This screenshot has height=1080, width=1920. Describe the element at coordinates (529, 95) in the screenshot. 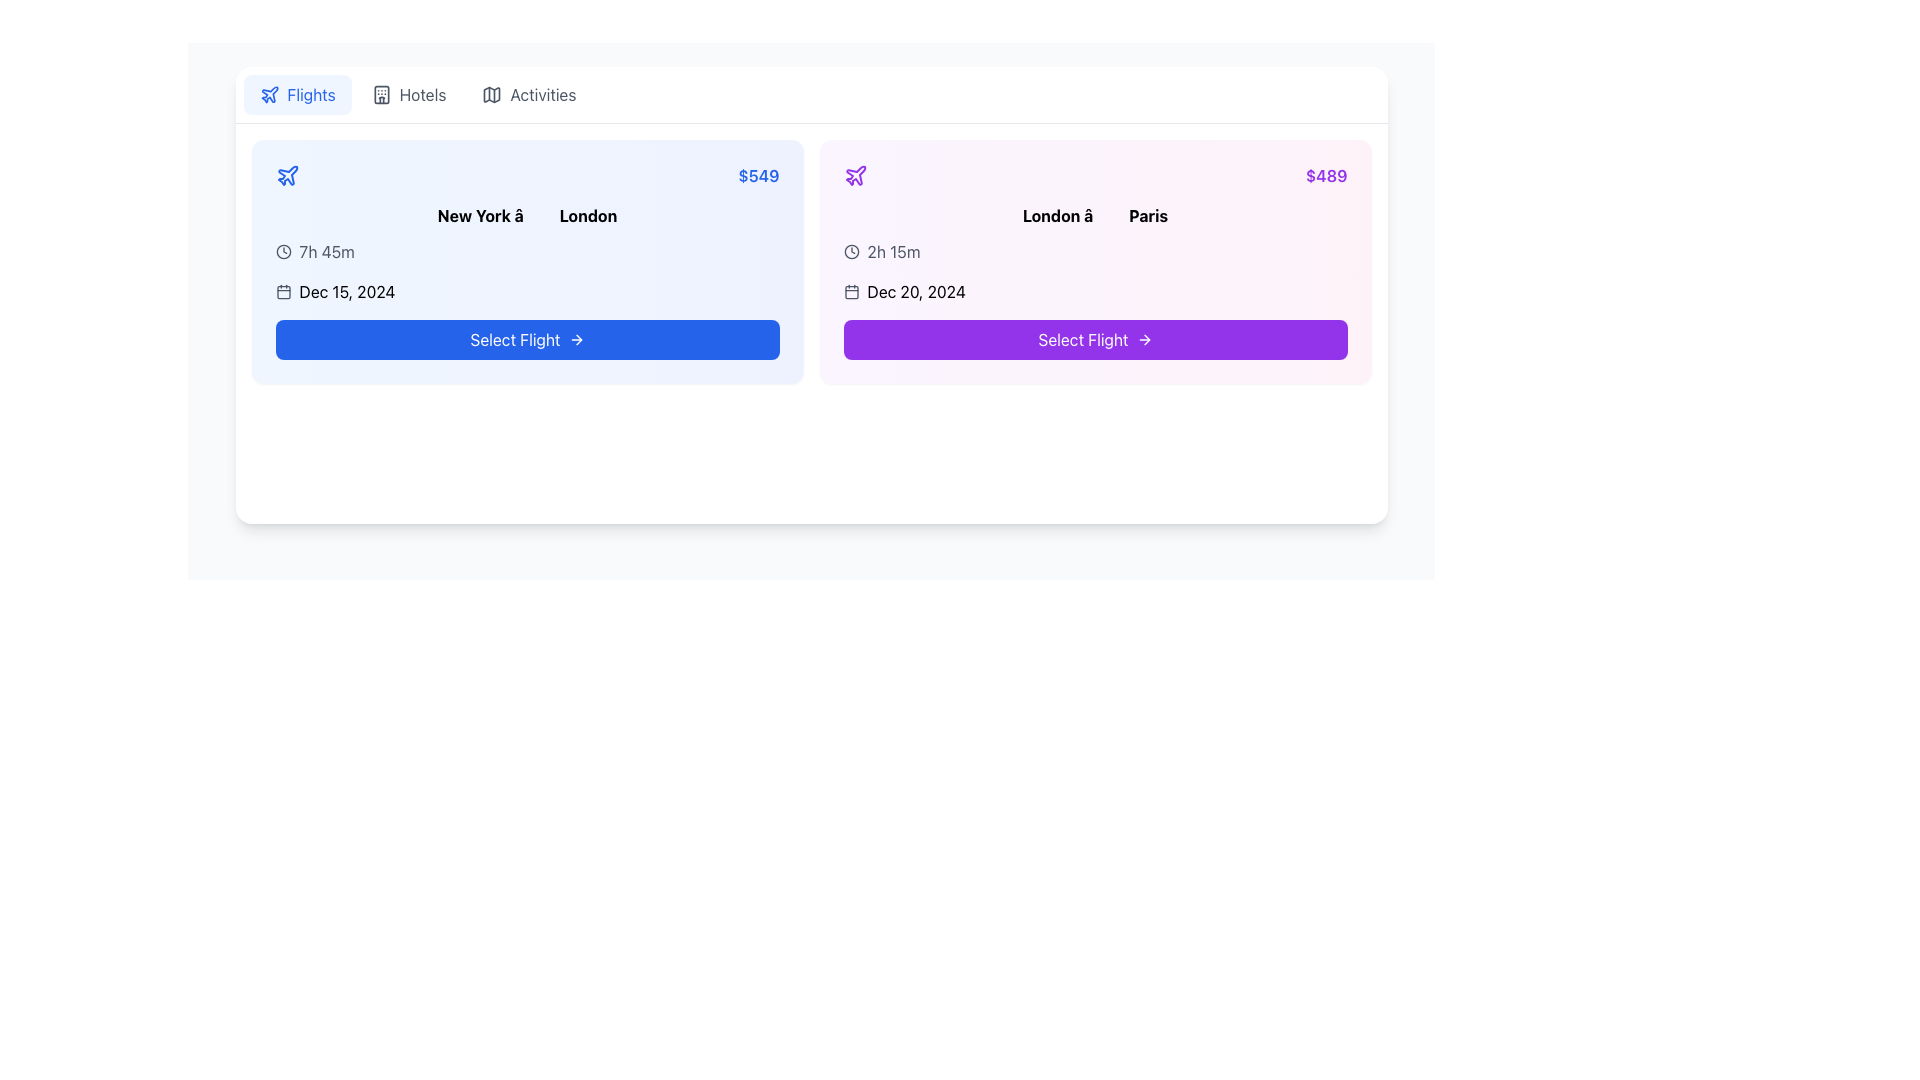

I see `the 'Activities' navigation button, which is the last item in the navigation bar, to trigger the background color change` at that location.